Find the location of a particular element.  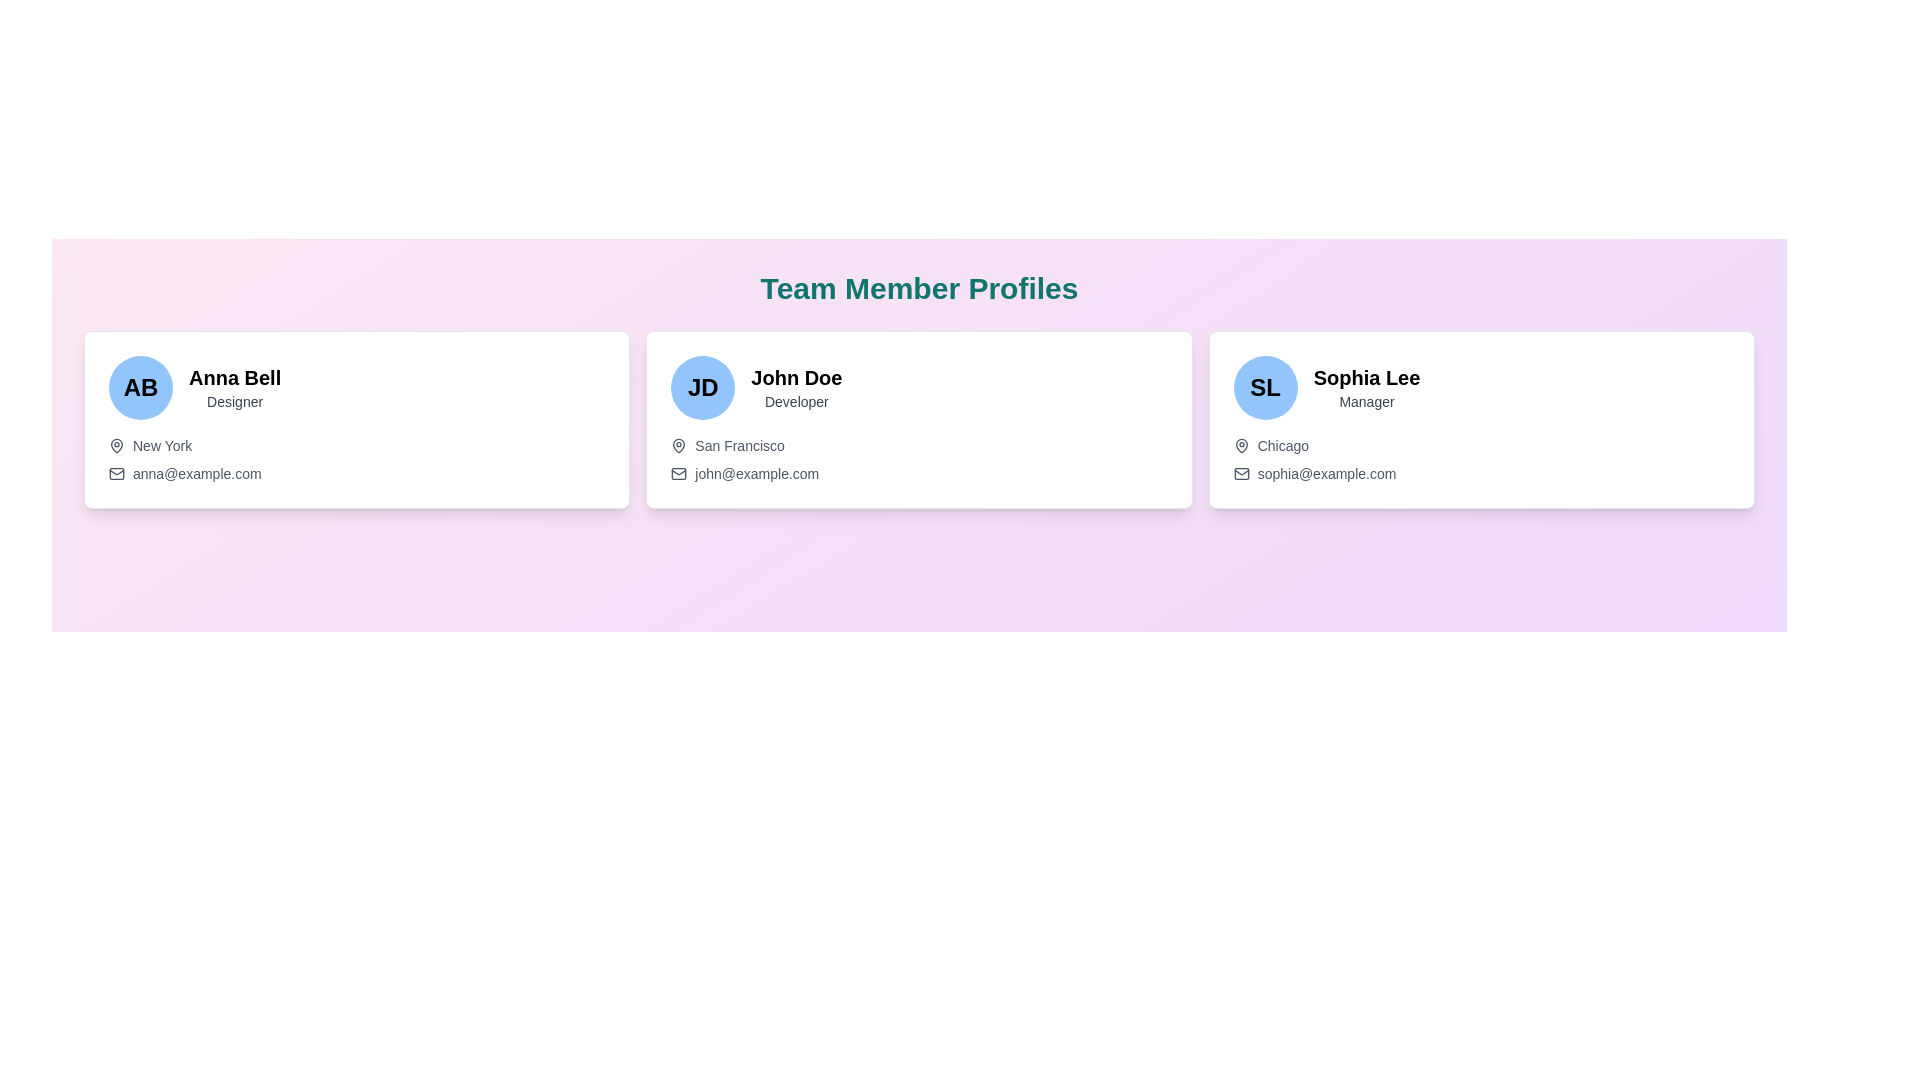

the rectangular envelope icon element within the profile card of 'John Doe - Developer', positioned below the email text 'john@example.com' is located at coordinates (679, 474).